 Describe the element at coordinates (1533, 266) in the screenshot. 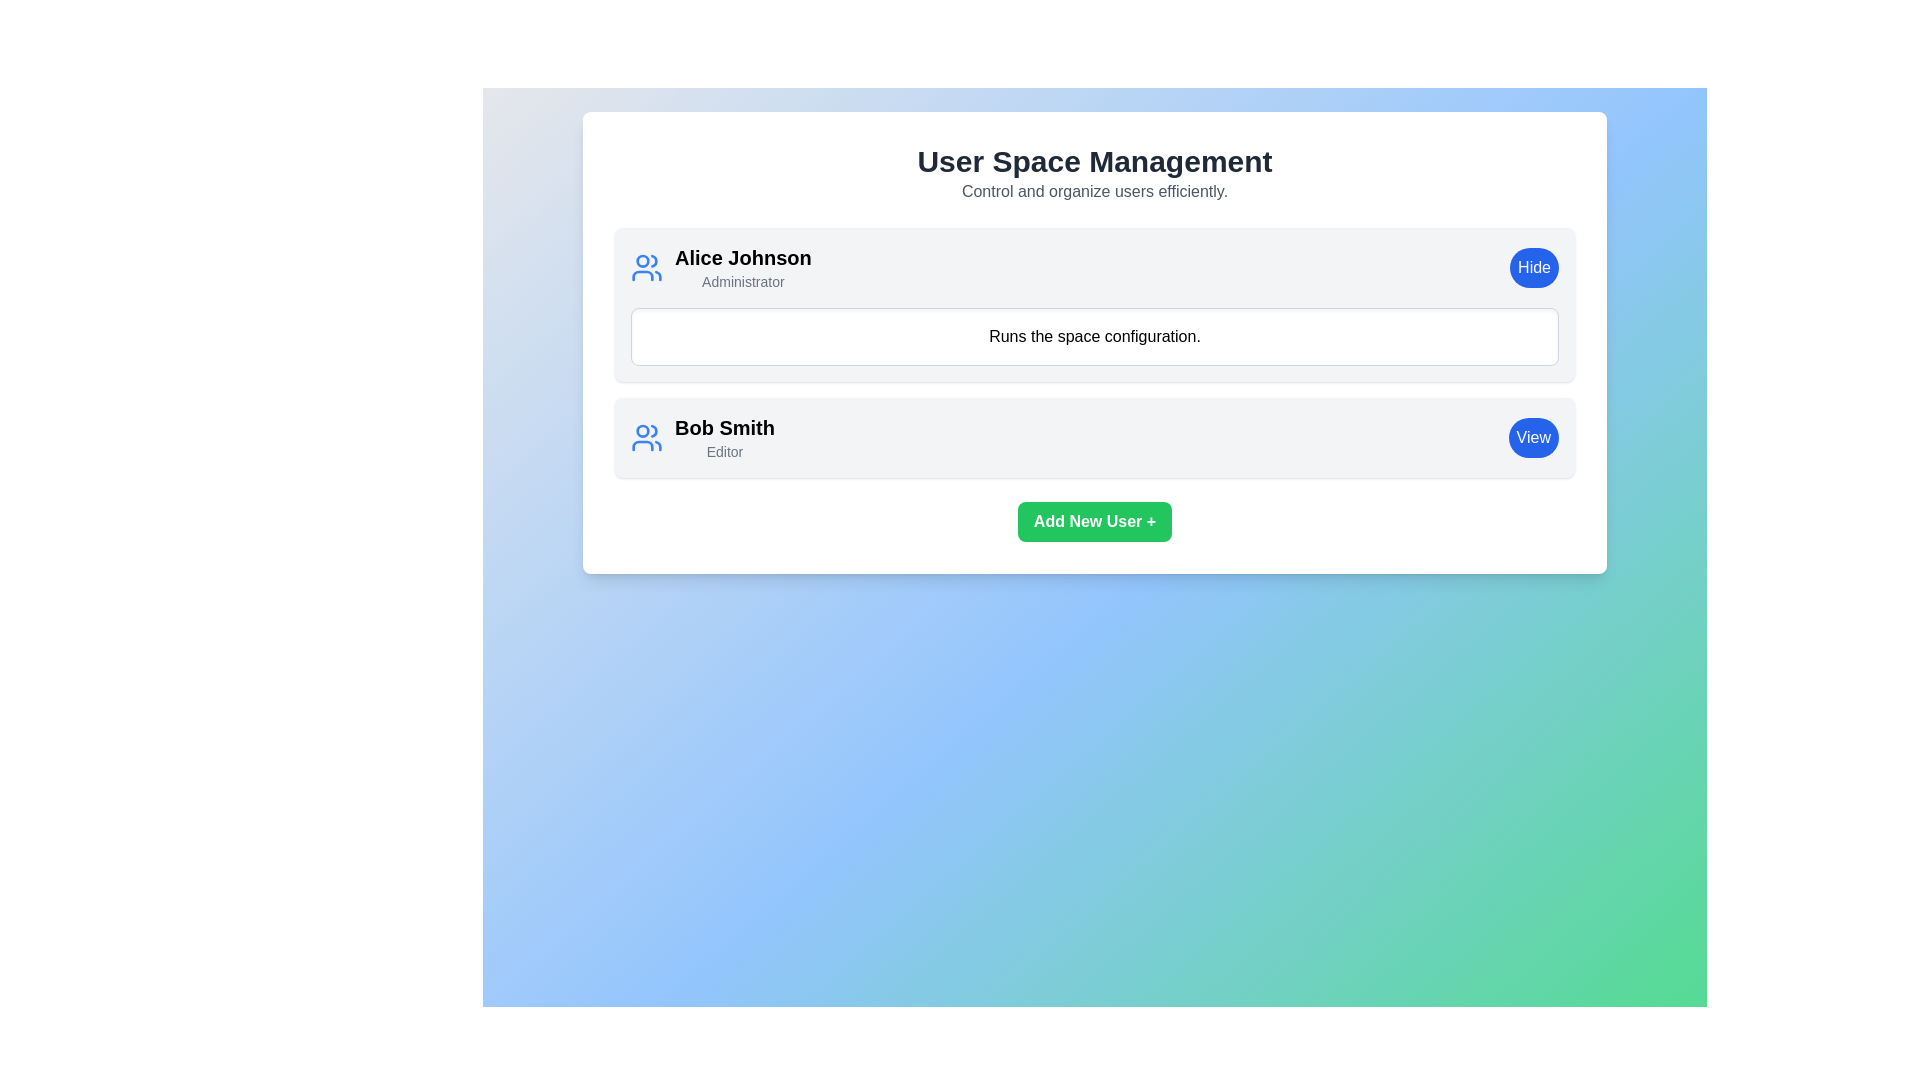

I see `the blue button labeled 'Hide' next to user 'Alice Johnson' to change its color` at that location.